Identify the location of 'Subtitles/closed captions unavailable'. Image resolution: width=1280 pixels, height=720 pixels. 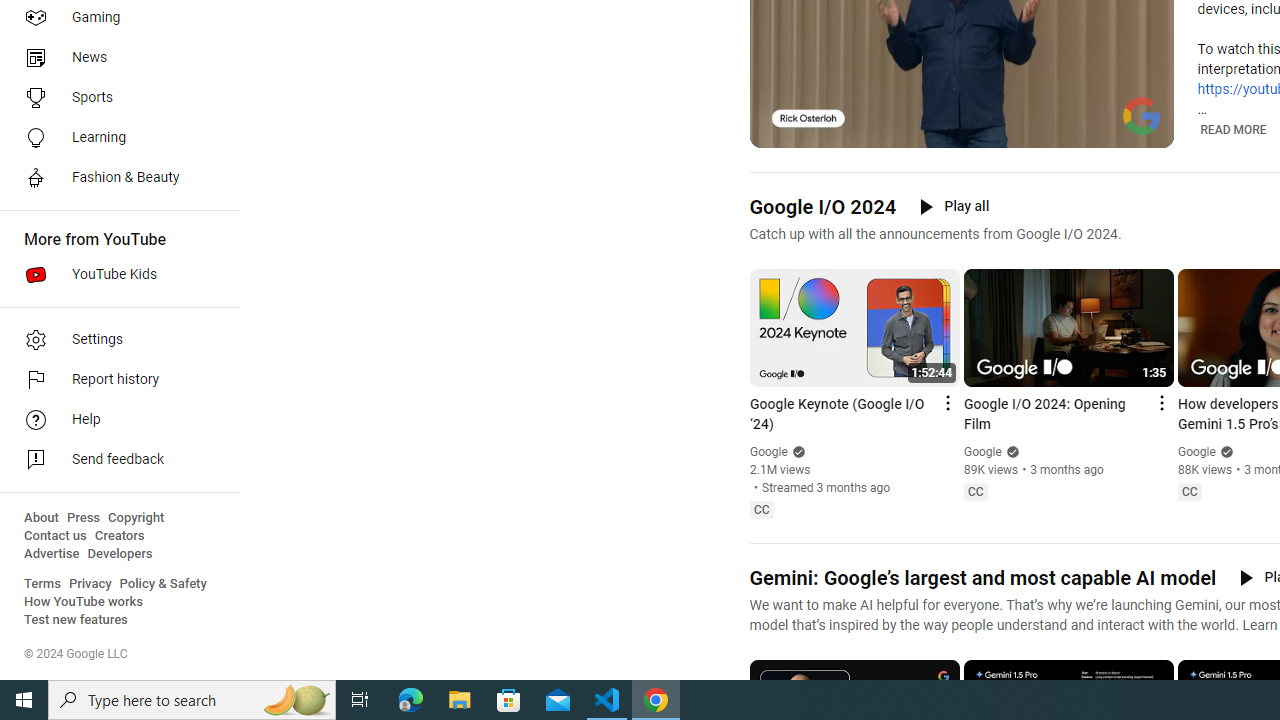
(1071, 130).